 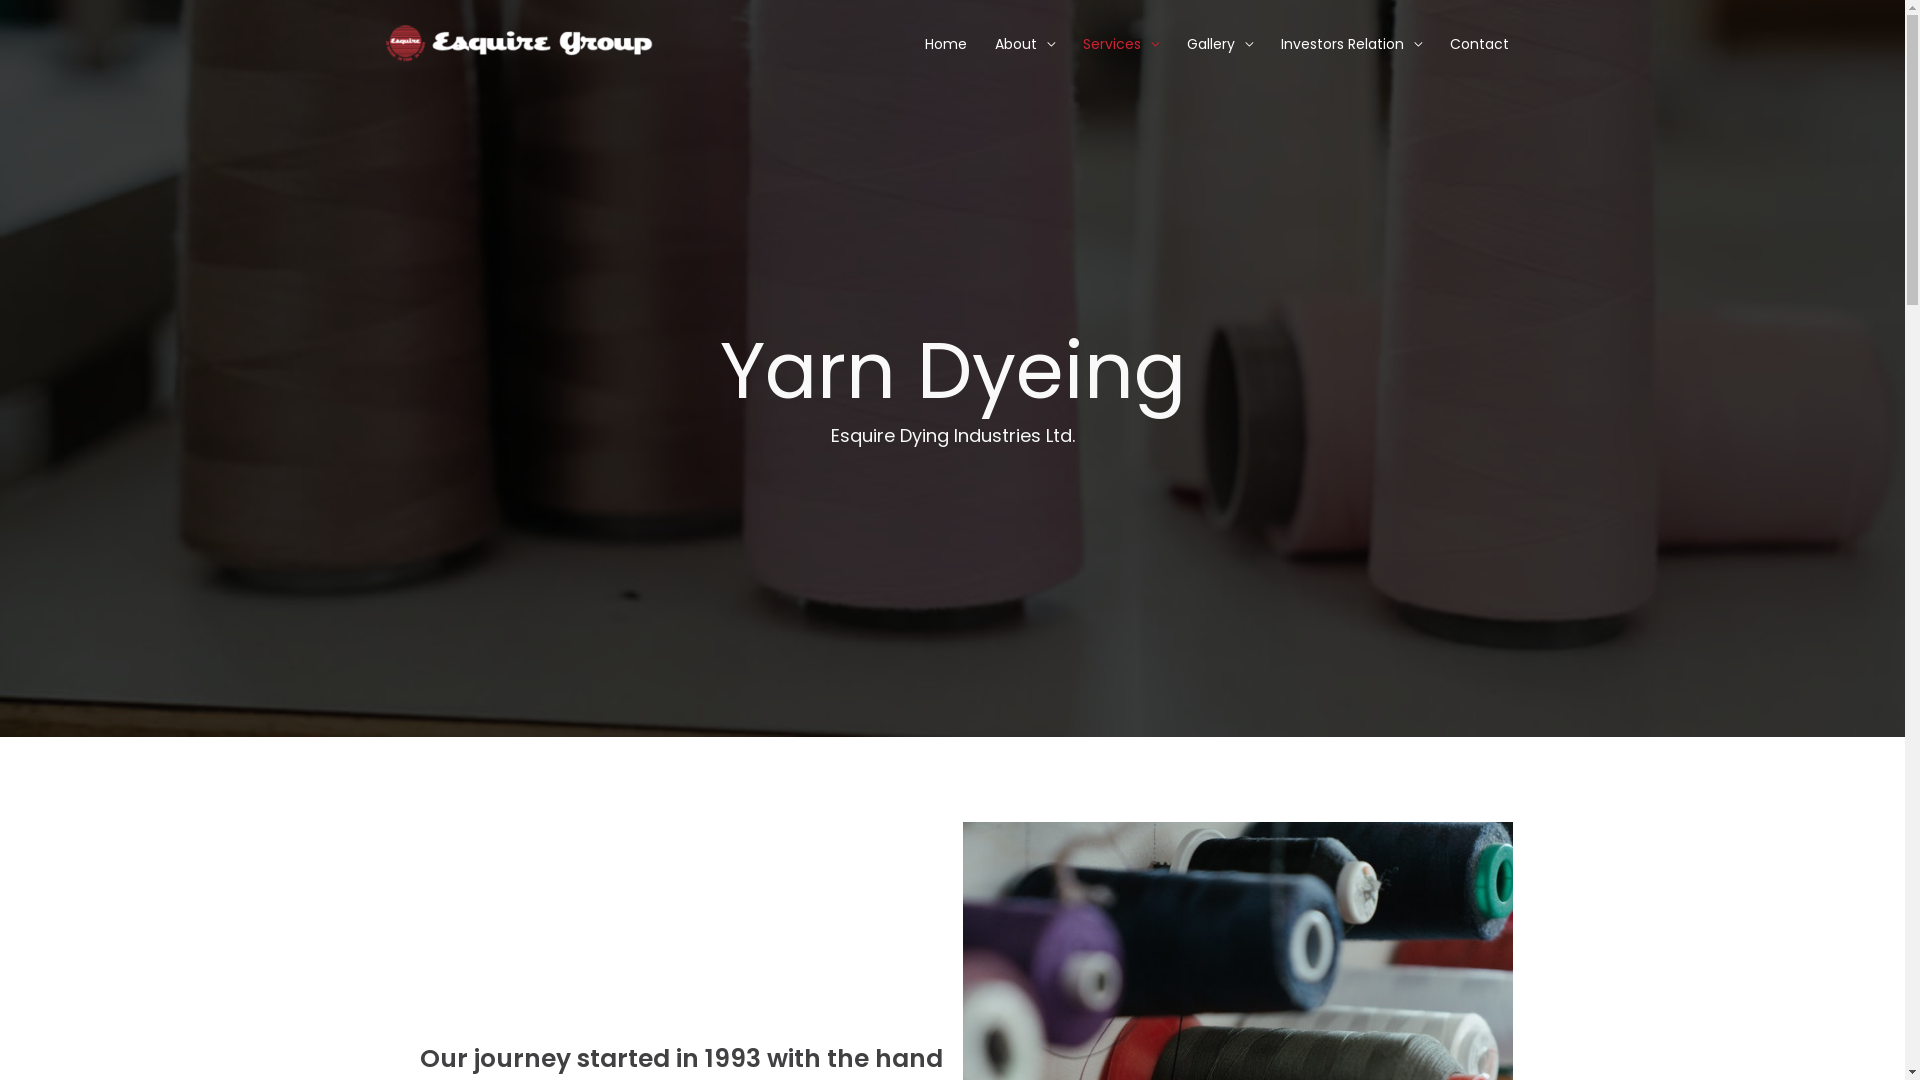 I want to click on 'Investors Relation', so click(x=1265, y=42).